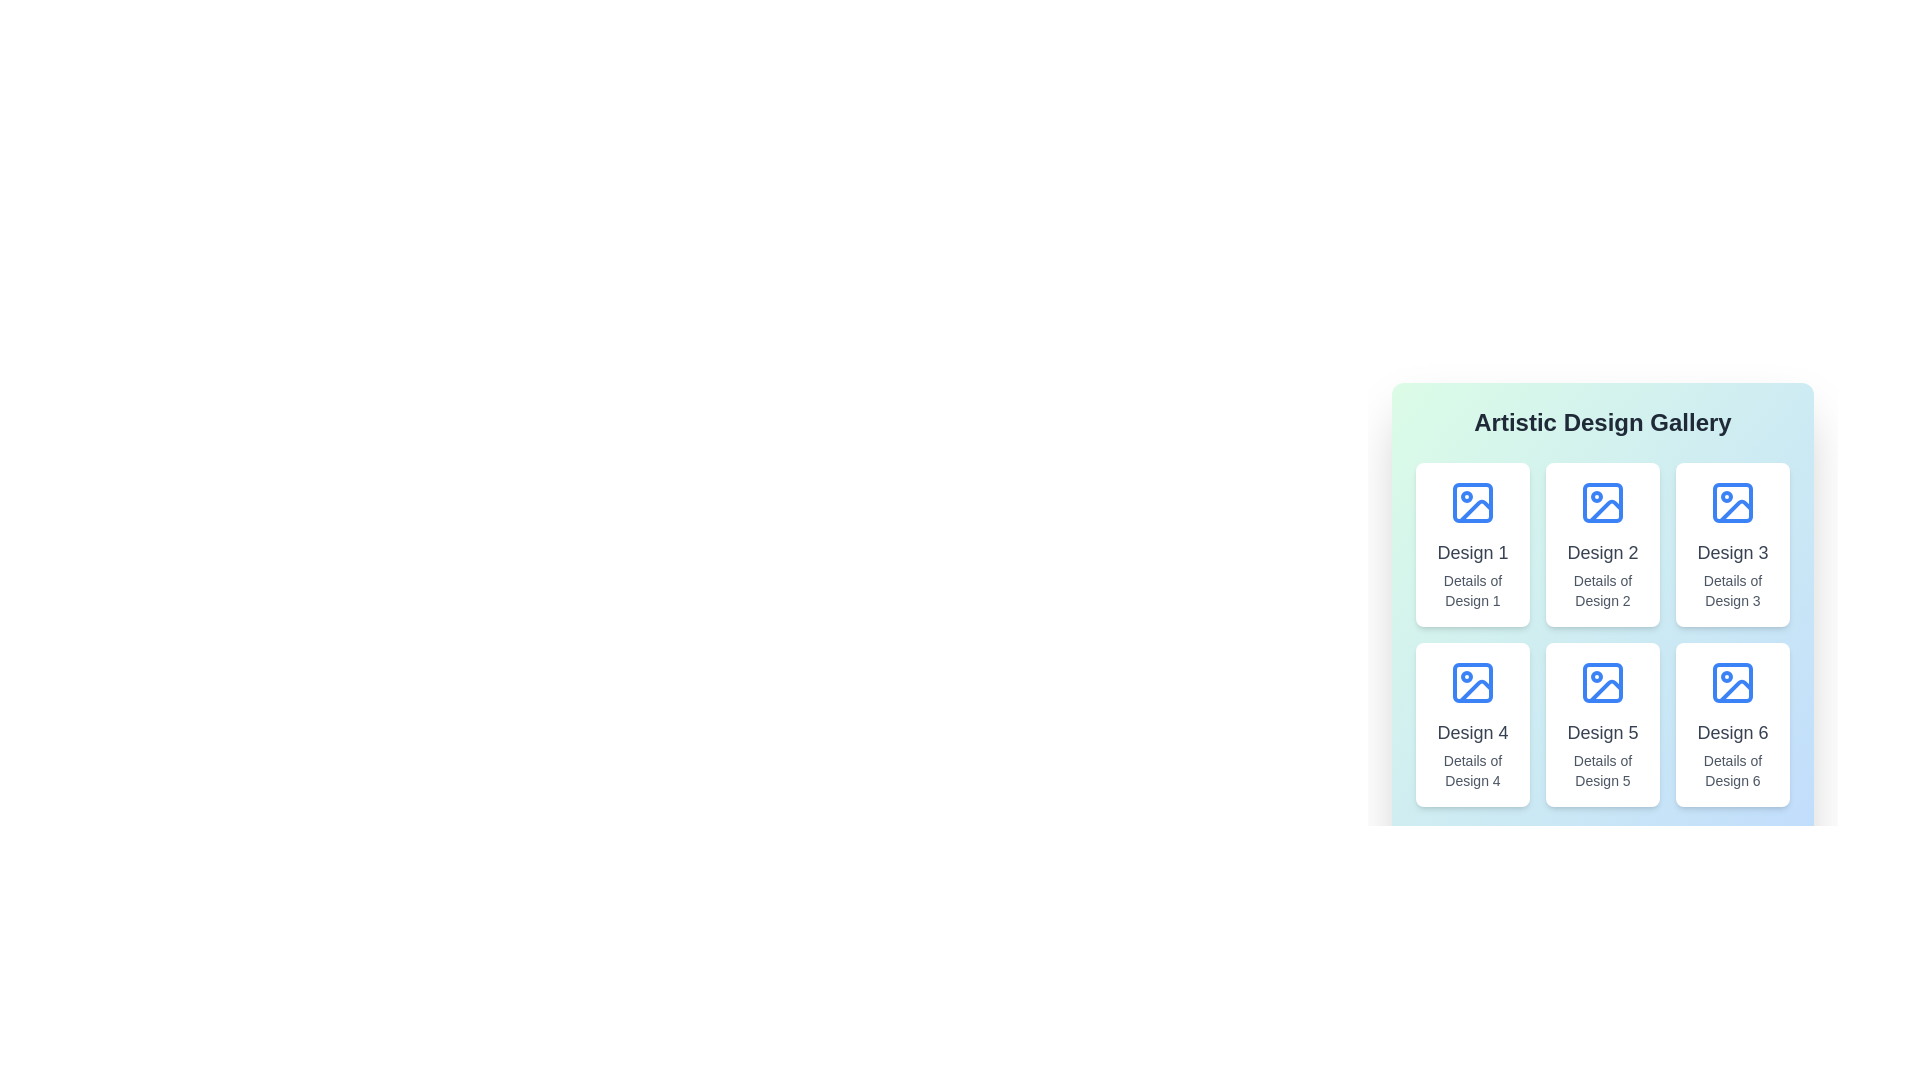  I want to click on the sixth card in the grid layout, so click(1731, 725).